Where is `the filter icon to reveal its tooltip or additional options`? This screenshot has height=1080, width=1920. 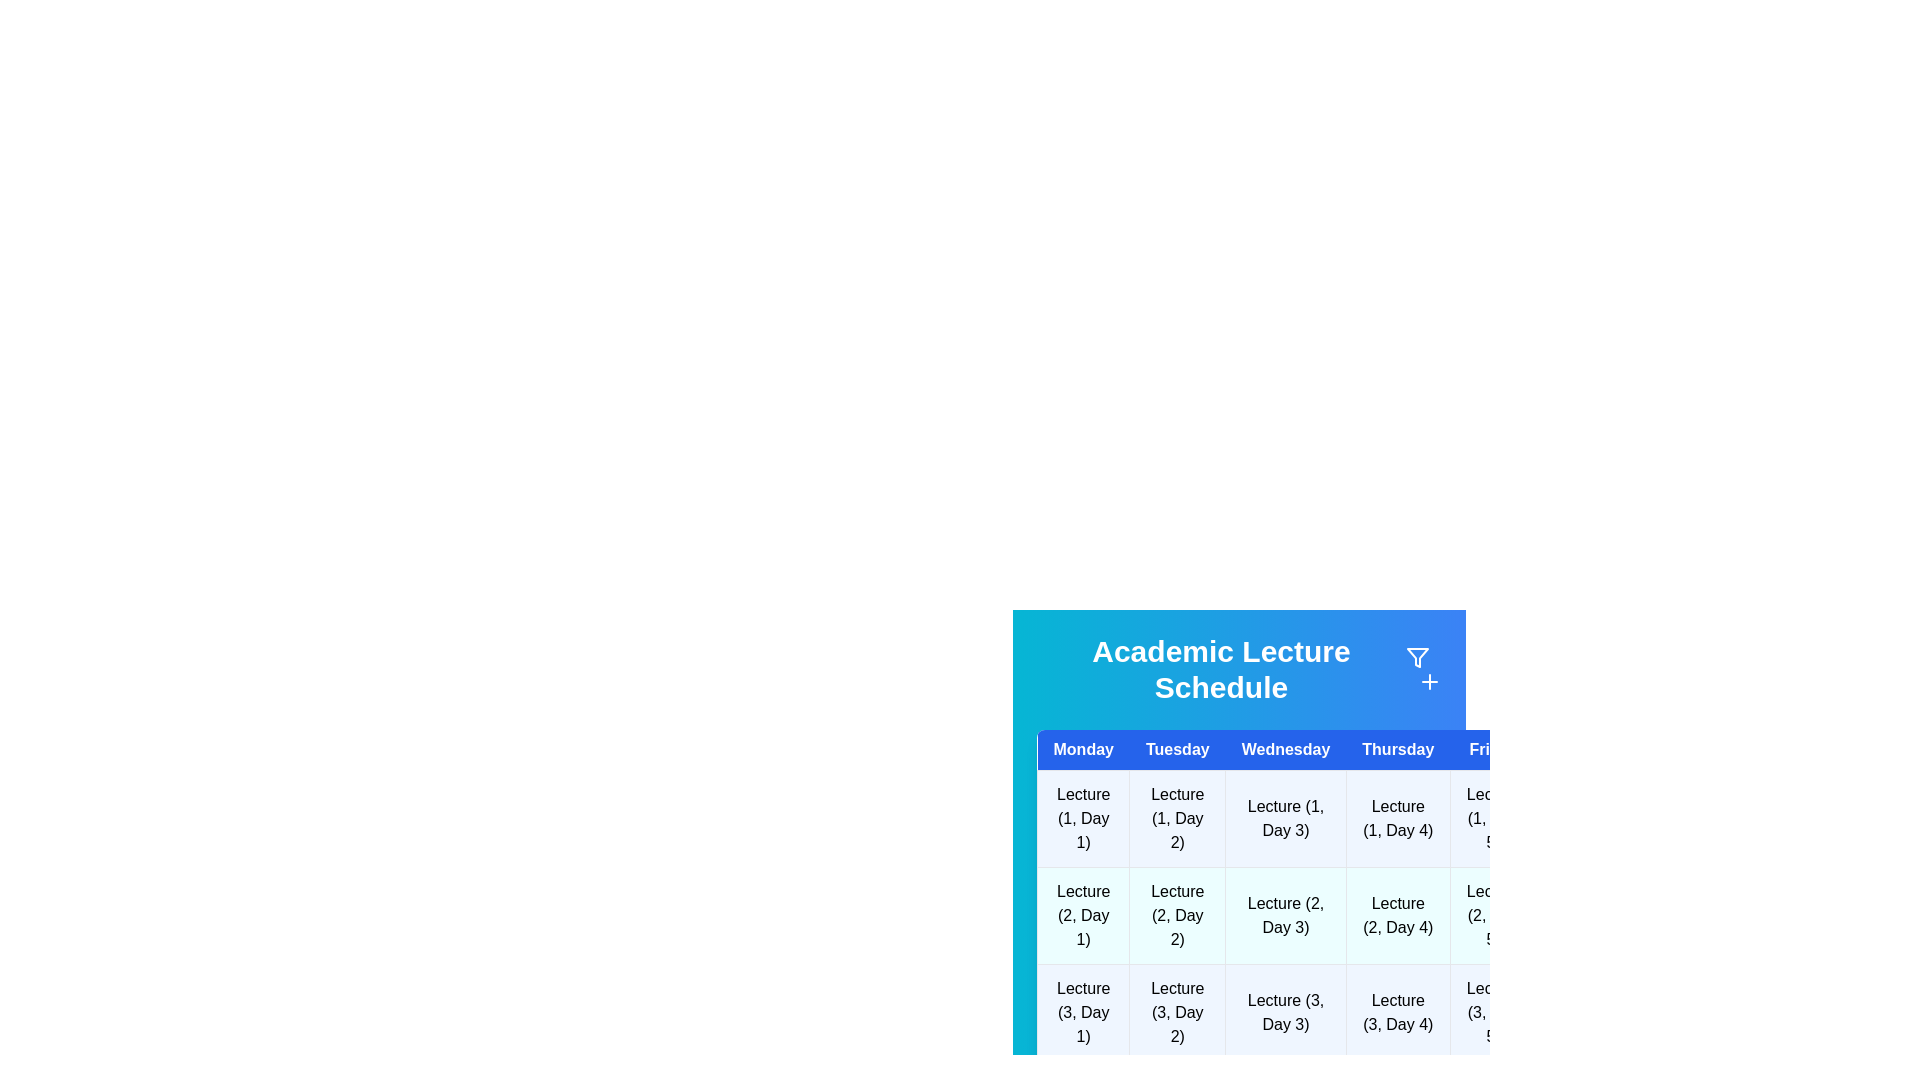
the filter icon to reveal its tooltip or additional options is located at coordinates (1416, 658).